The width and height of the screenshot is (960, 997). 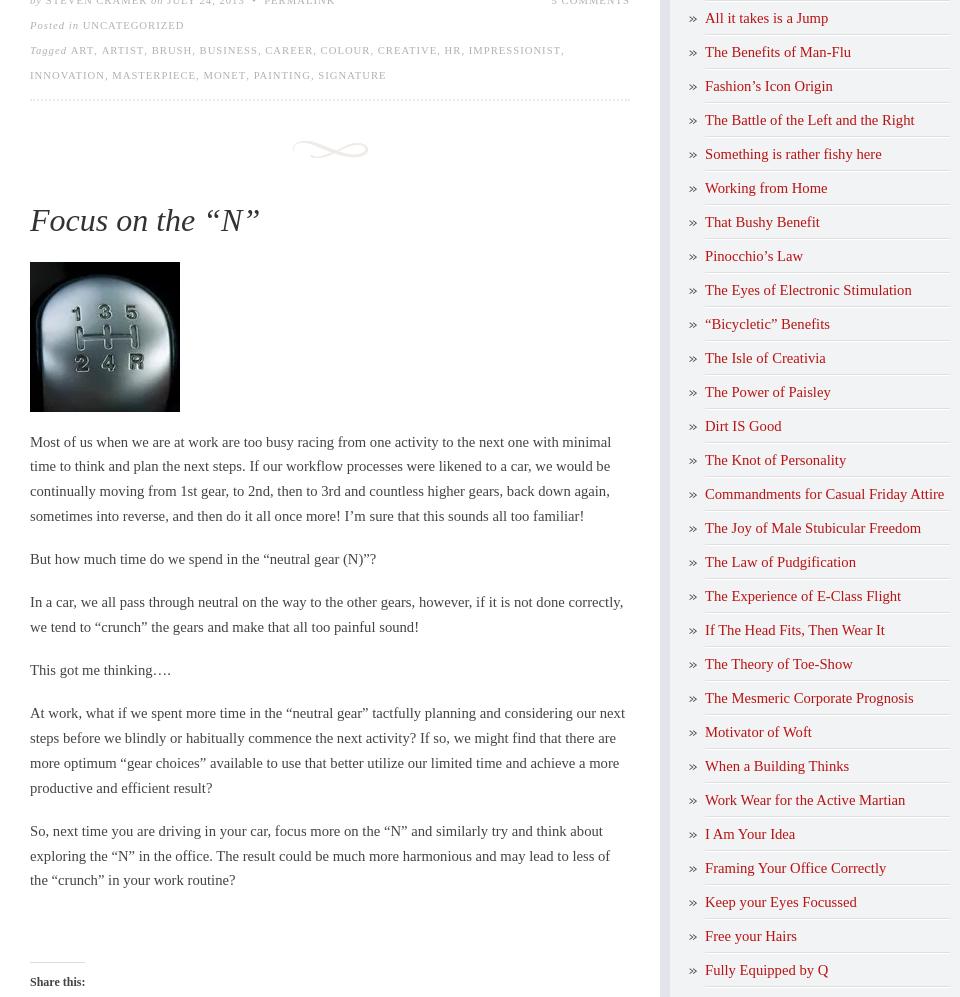 I want to click on 'brush', so click(x=170, y=49).